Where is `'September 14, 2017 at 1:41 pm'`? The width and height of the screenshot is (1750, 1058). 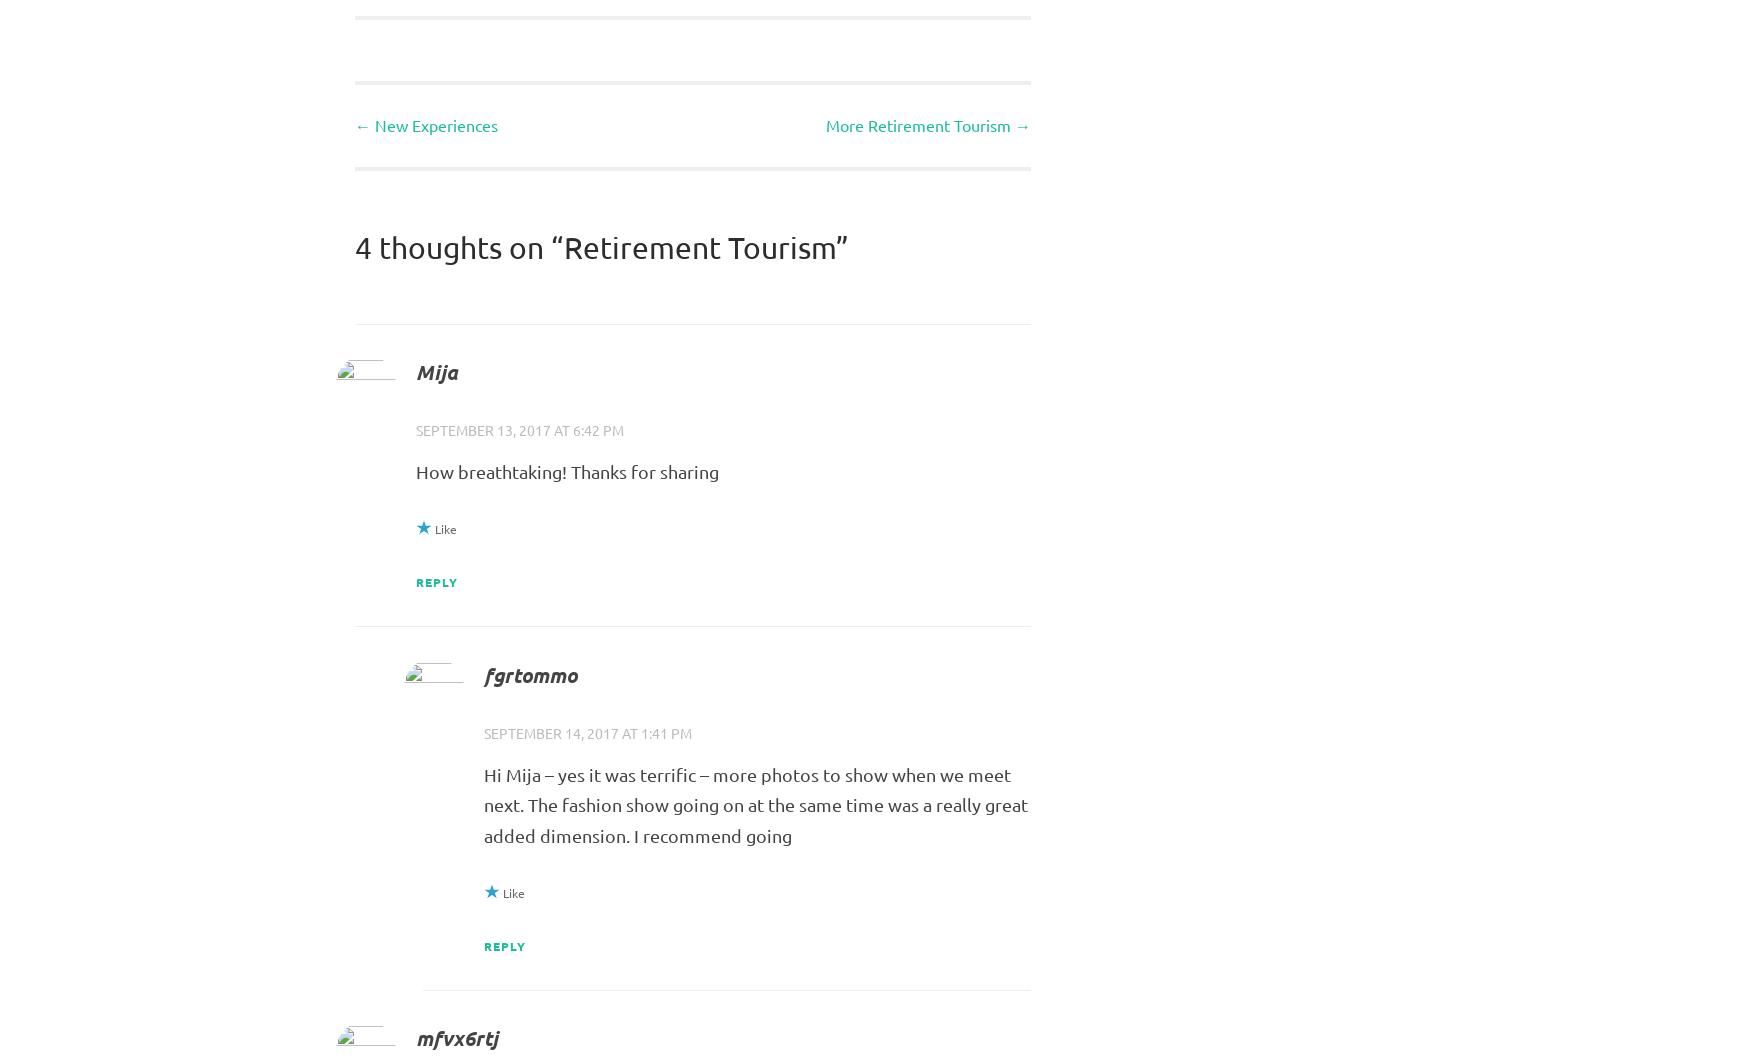
'September 14, 2017 at 1:41 pm' is located at coordinates (586, 732).